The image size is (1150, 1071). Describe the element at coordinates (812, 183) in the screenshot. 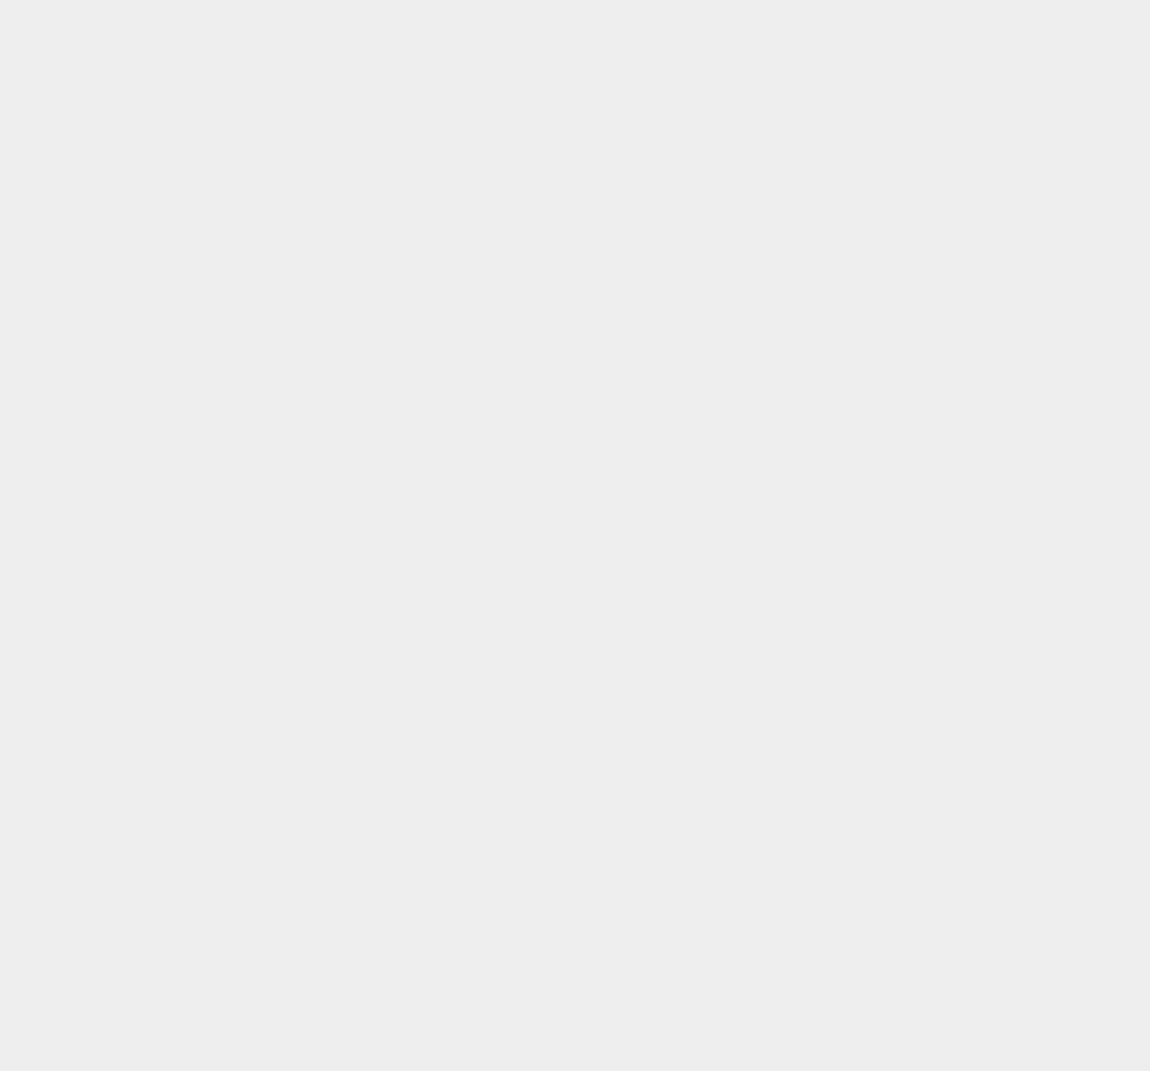

I see `'Facebook'` at that location.